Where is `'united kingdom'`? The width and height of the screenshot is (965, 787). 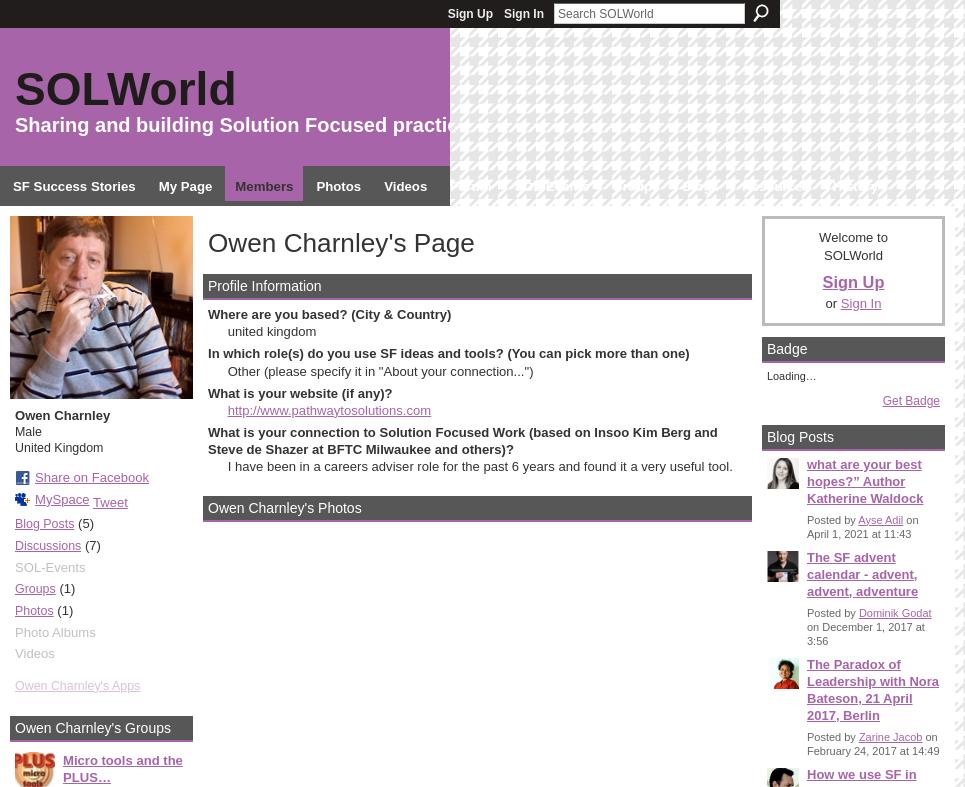 'united kingdom' is located at coordinates (225, 330).